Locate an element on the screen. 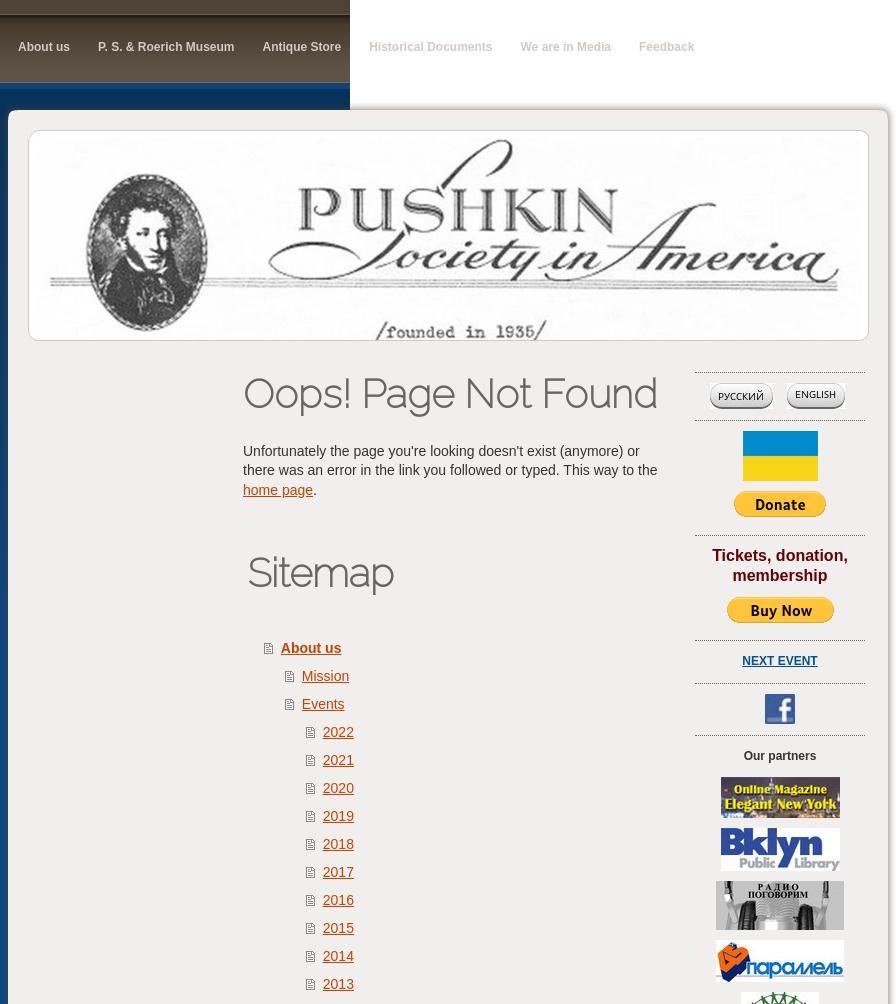  'About us' is located at coordinates (280, 645).